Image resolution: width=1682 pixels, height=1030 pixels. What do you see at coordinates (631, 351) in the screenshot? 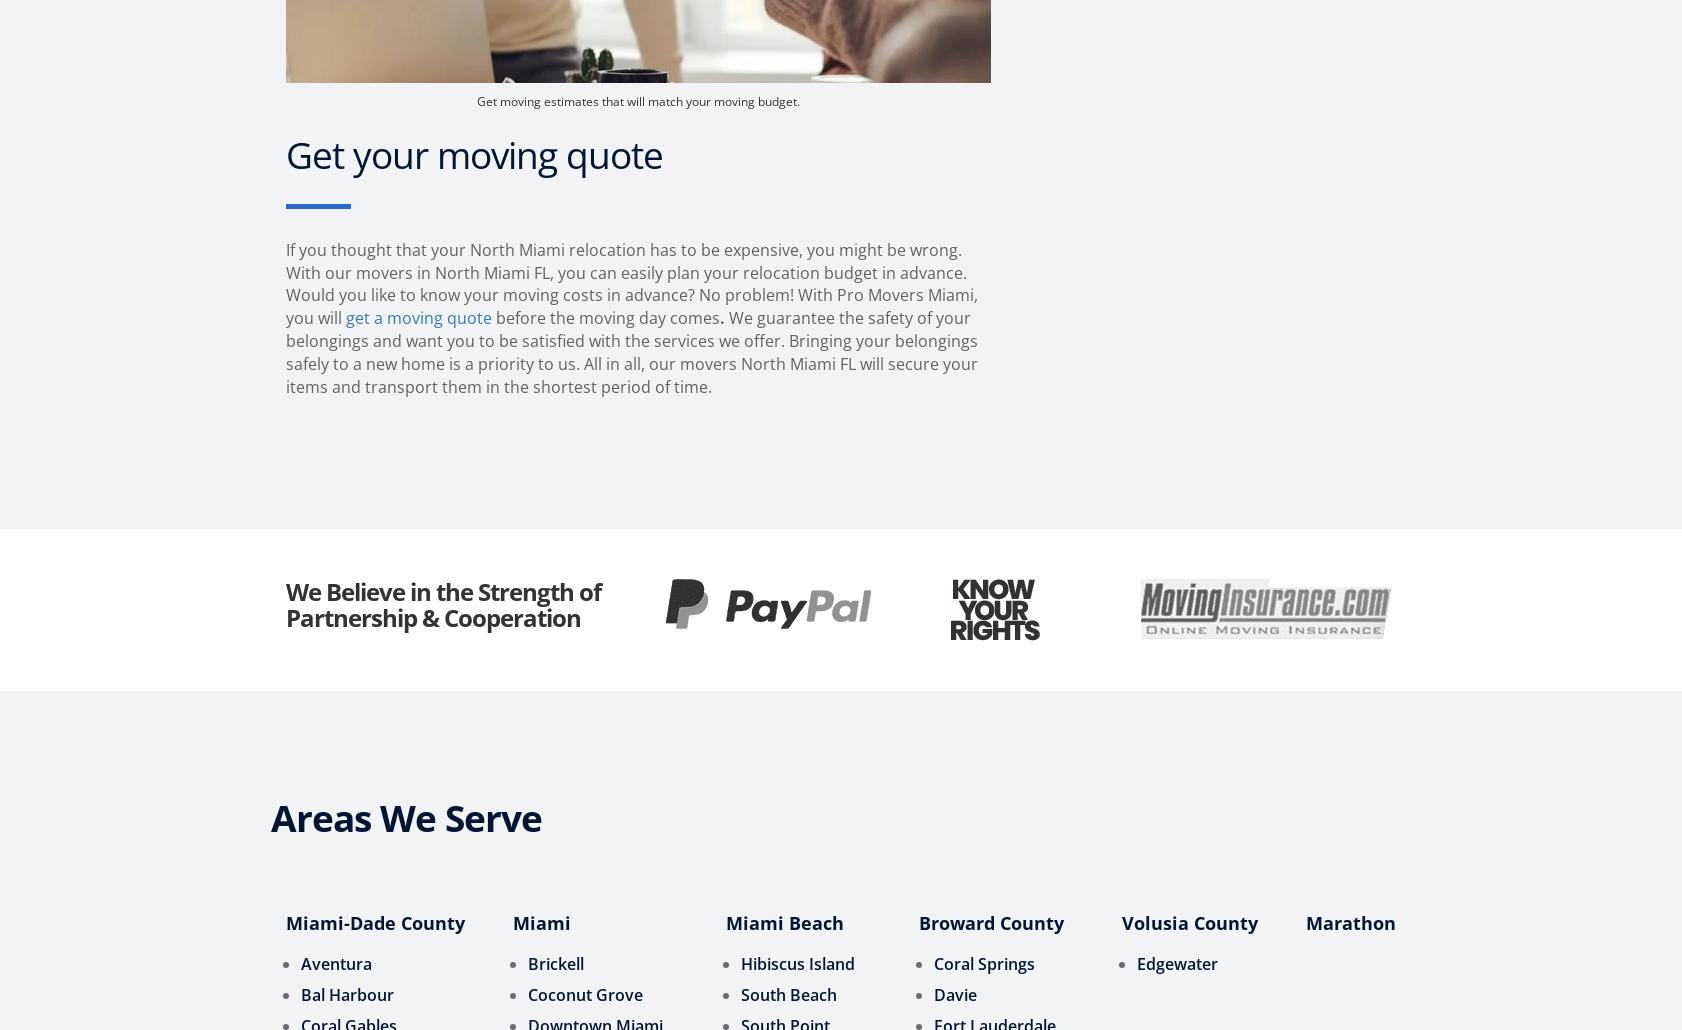
I see `'We guarantee the safety of your belongings and want you to be satisfied with the services we offer. Bringing your belongings safely to a new home is a priority to us. All in all, our movers North Miami FL will secure your items and transport them in the shortest period of time.'` at bounding box center [631, 351].